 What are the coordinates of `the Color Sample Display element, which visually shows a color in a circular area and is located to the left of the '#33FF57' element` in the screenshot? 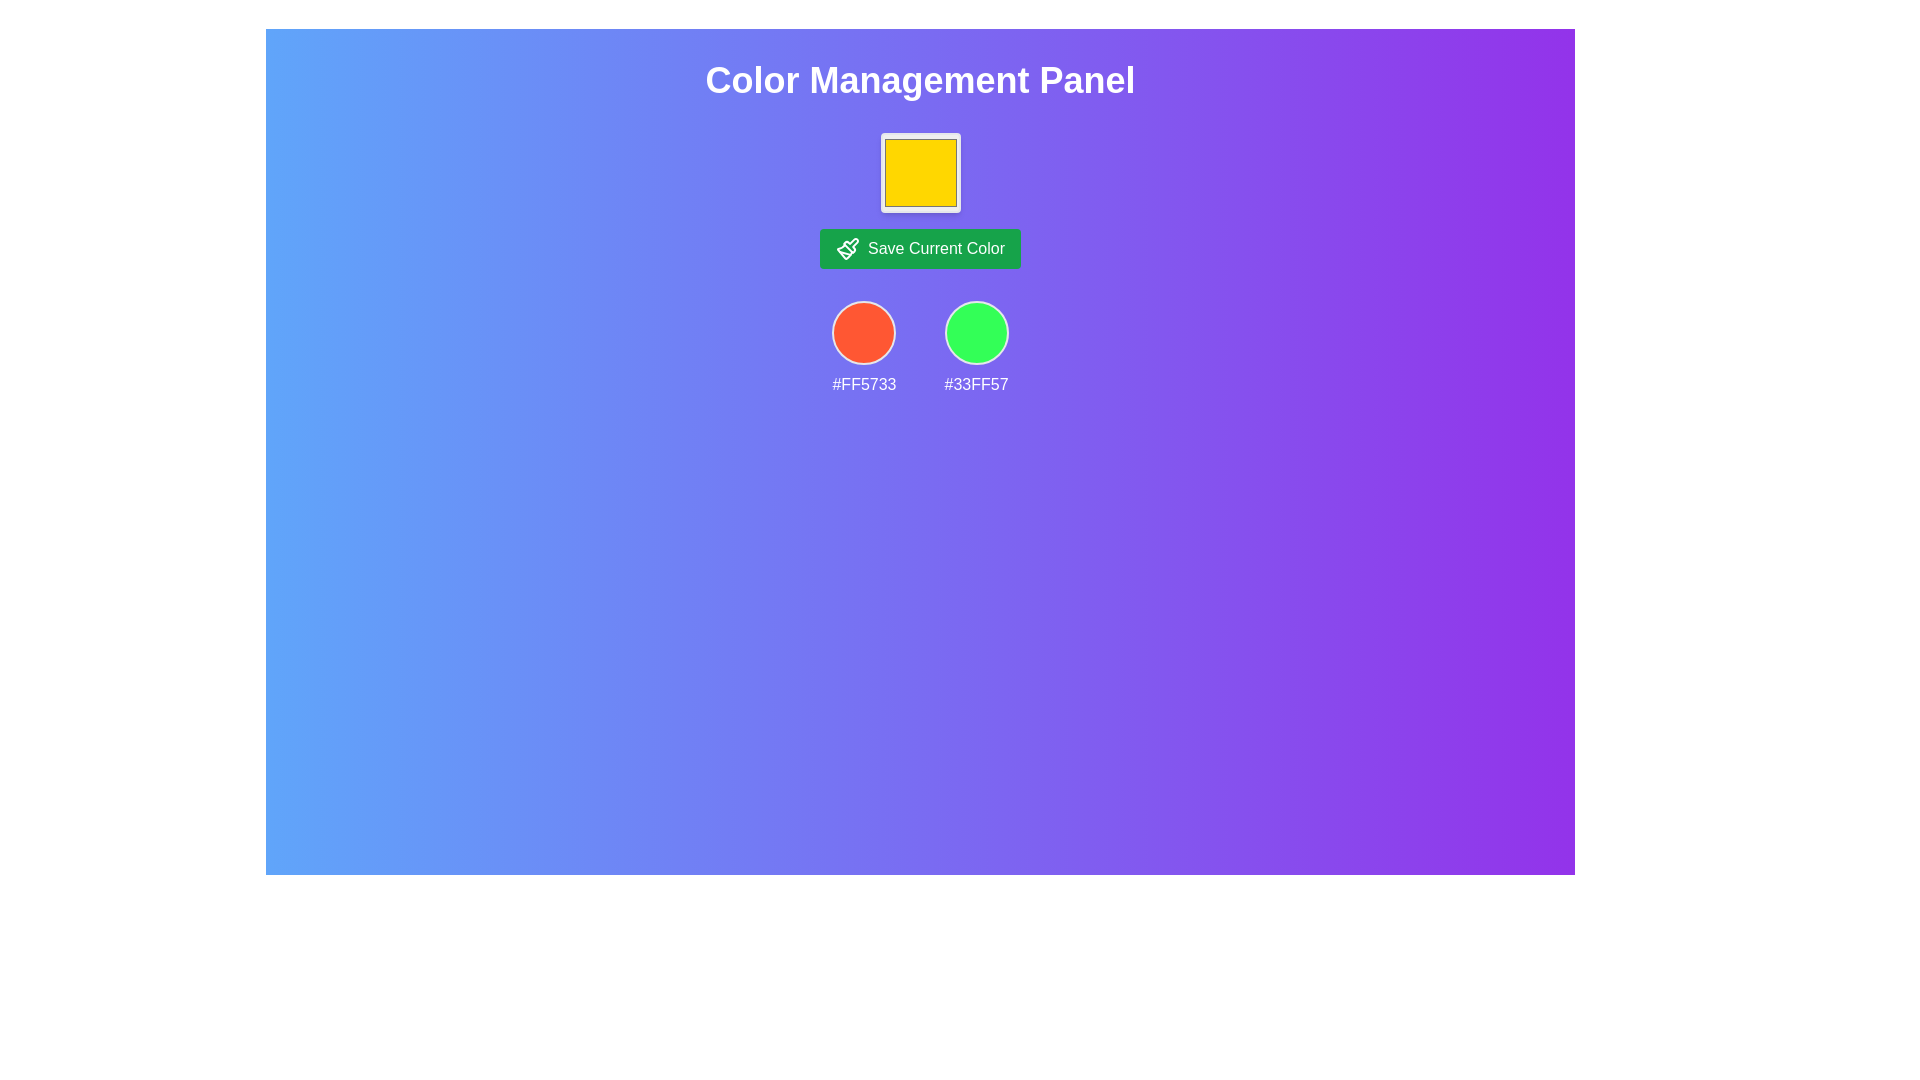 It's located at (864, 347).